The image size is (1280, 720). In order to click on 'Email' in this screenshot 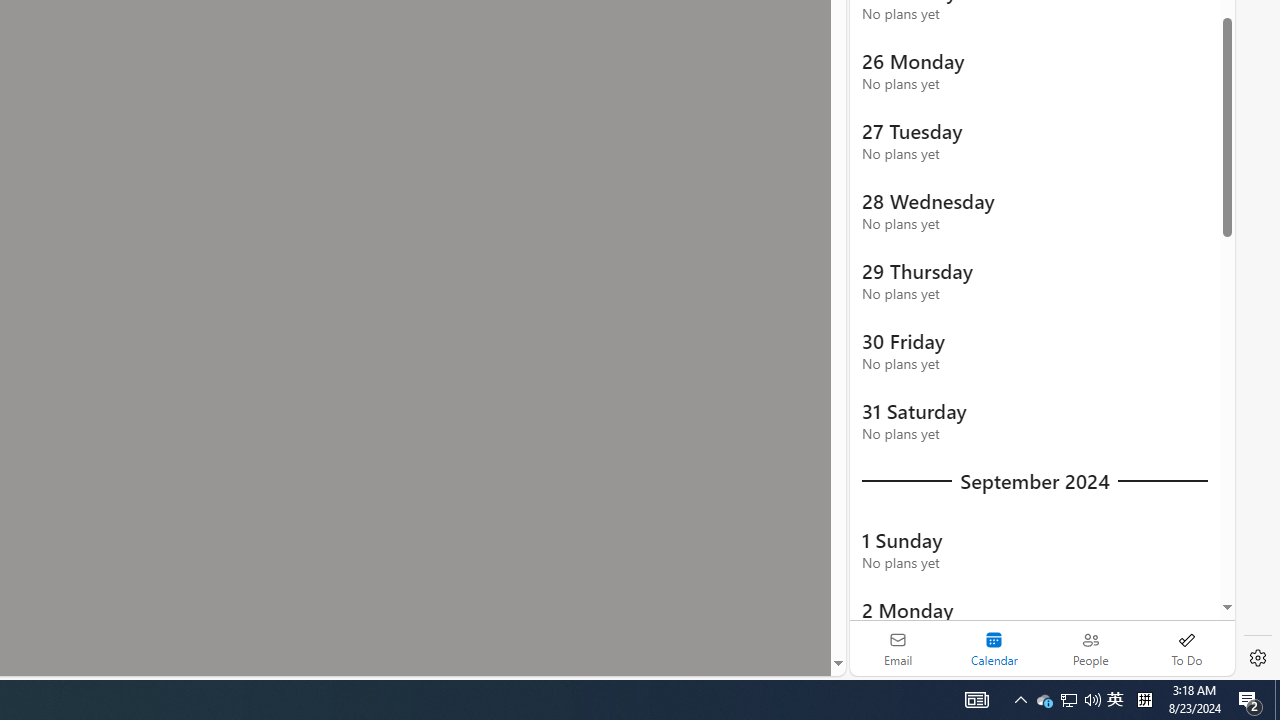, I will do `click(897, 648)`.